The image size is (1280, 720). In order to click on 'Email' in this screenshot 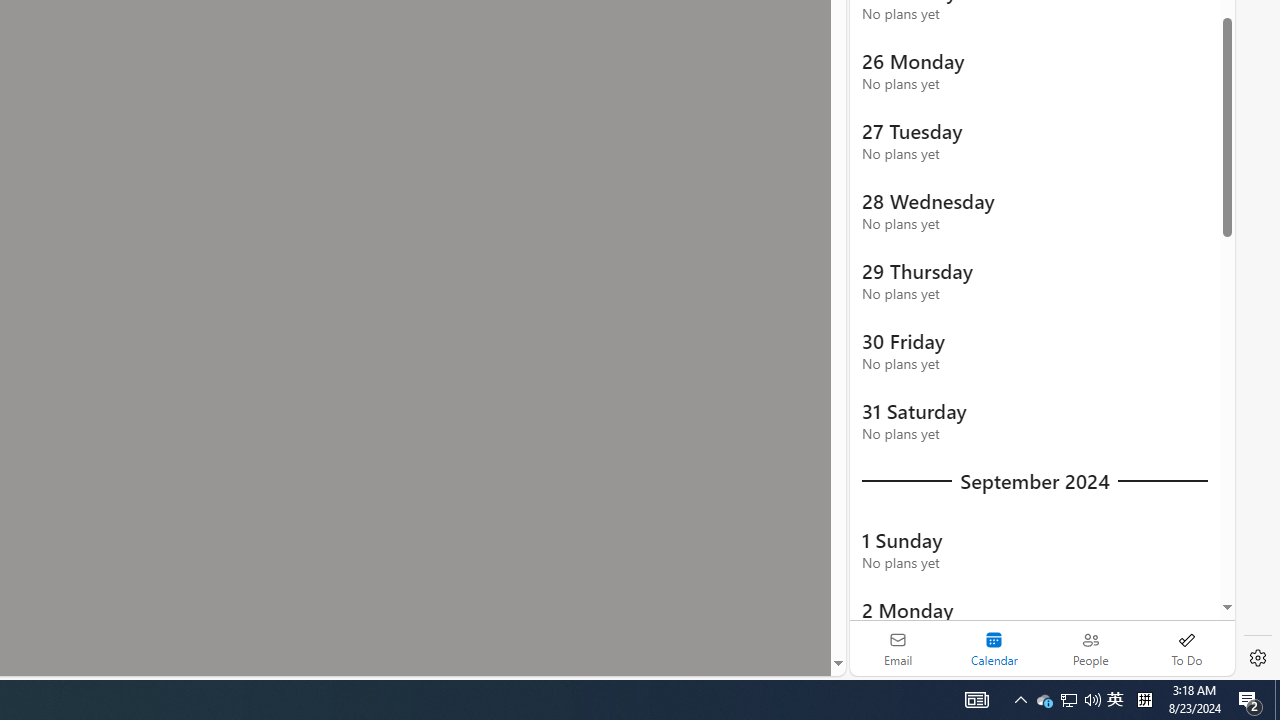, I will do `click(897, 648)`.